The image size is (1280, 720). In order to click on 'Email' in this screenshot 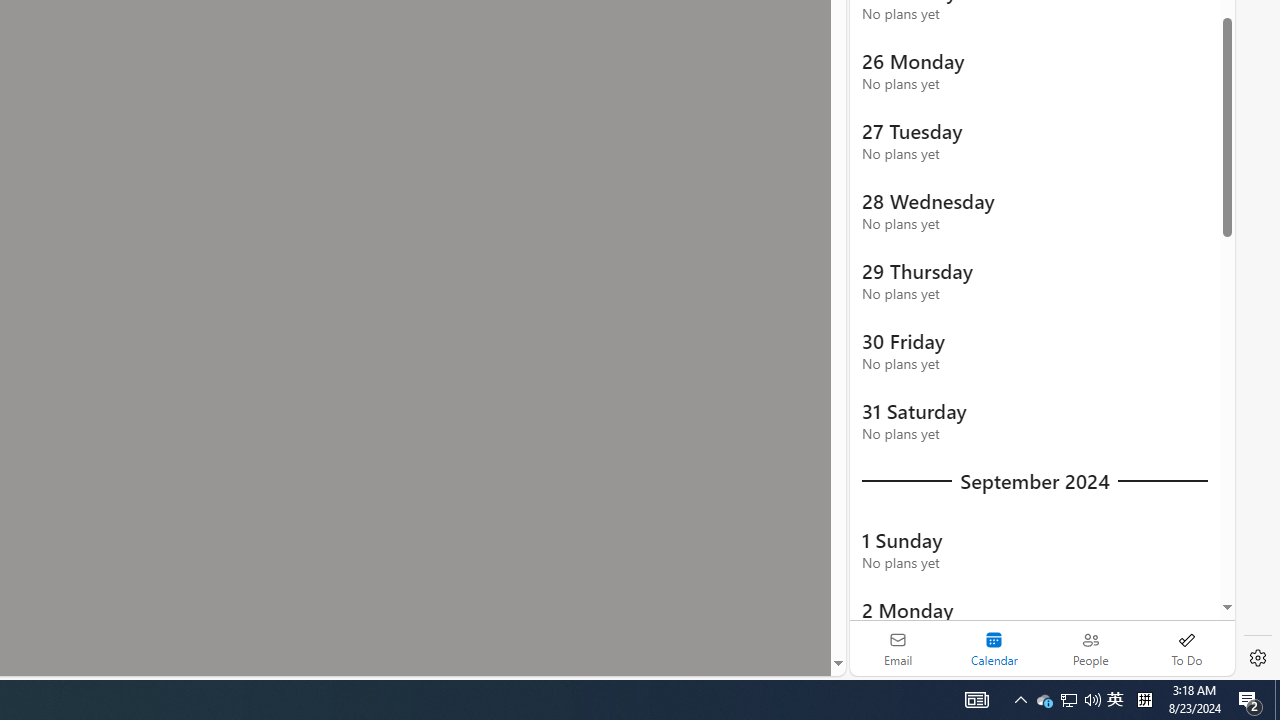, I will do `click(897, 648)`.